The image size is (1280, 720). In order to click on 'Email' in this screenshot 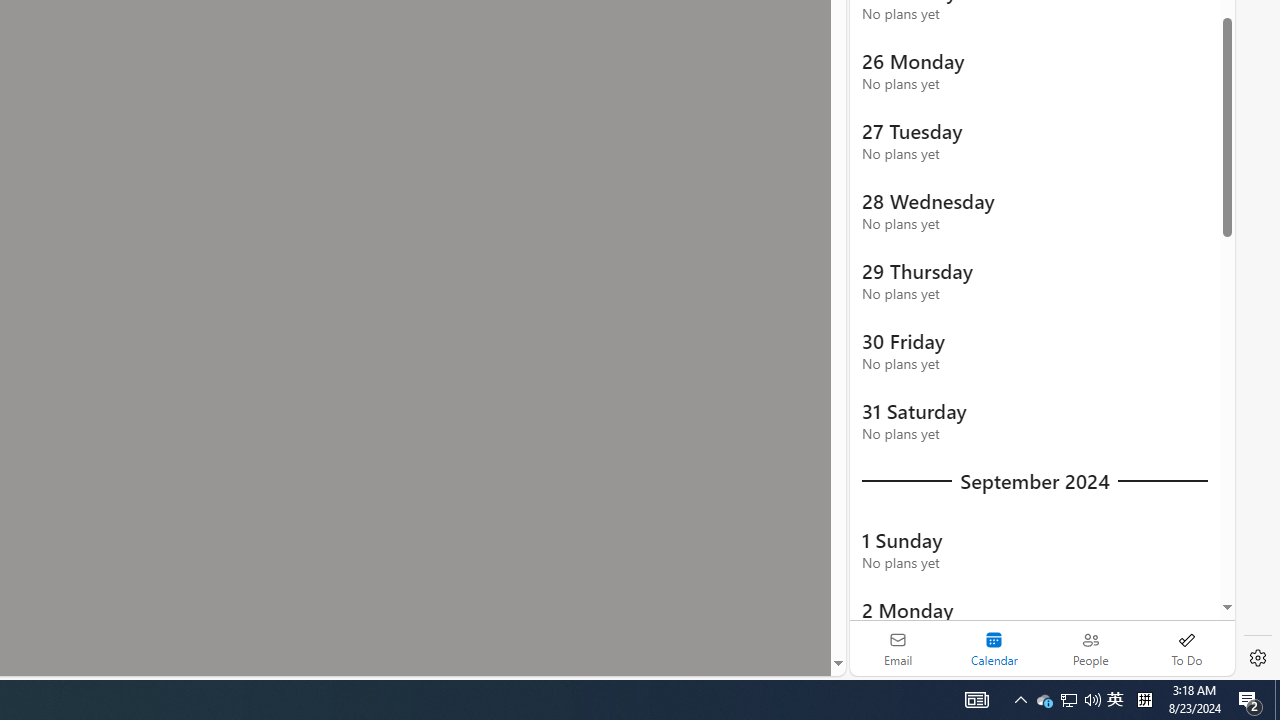, I will do `click(897, 648)`.